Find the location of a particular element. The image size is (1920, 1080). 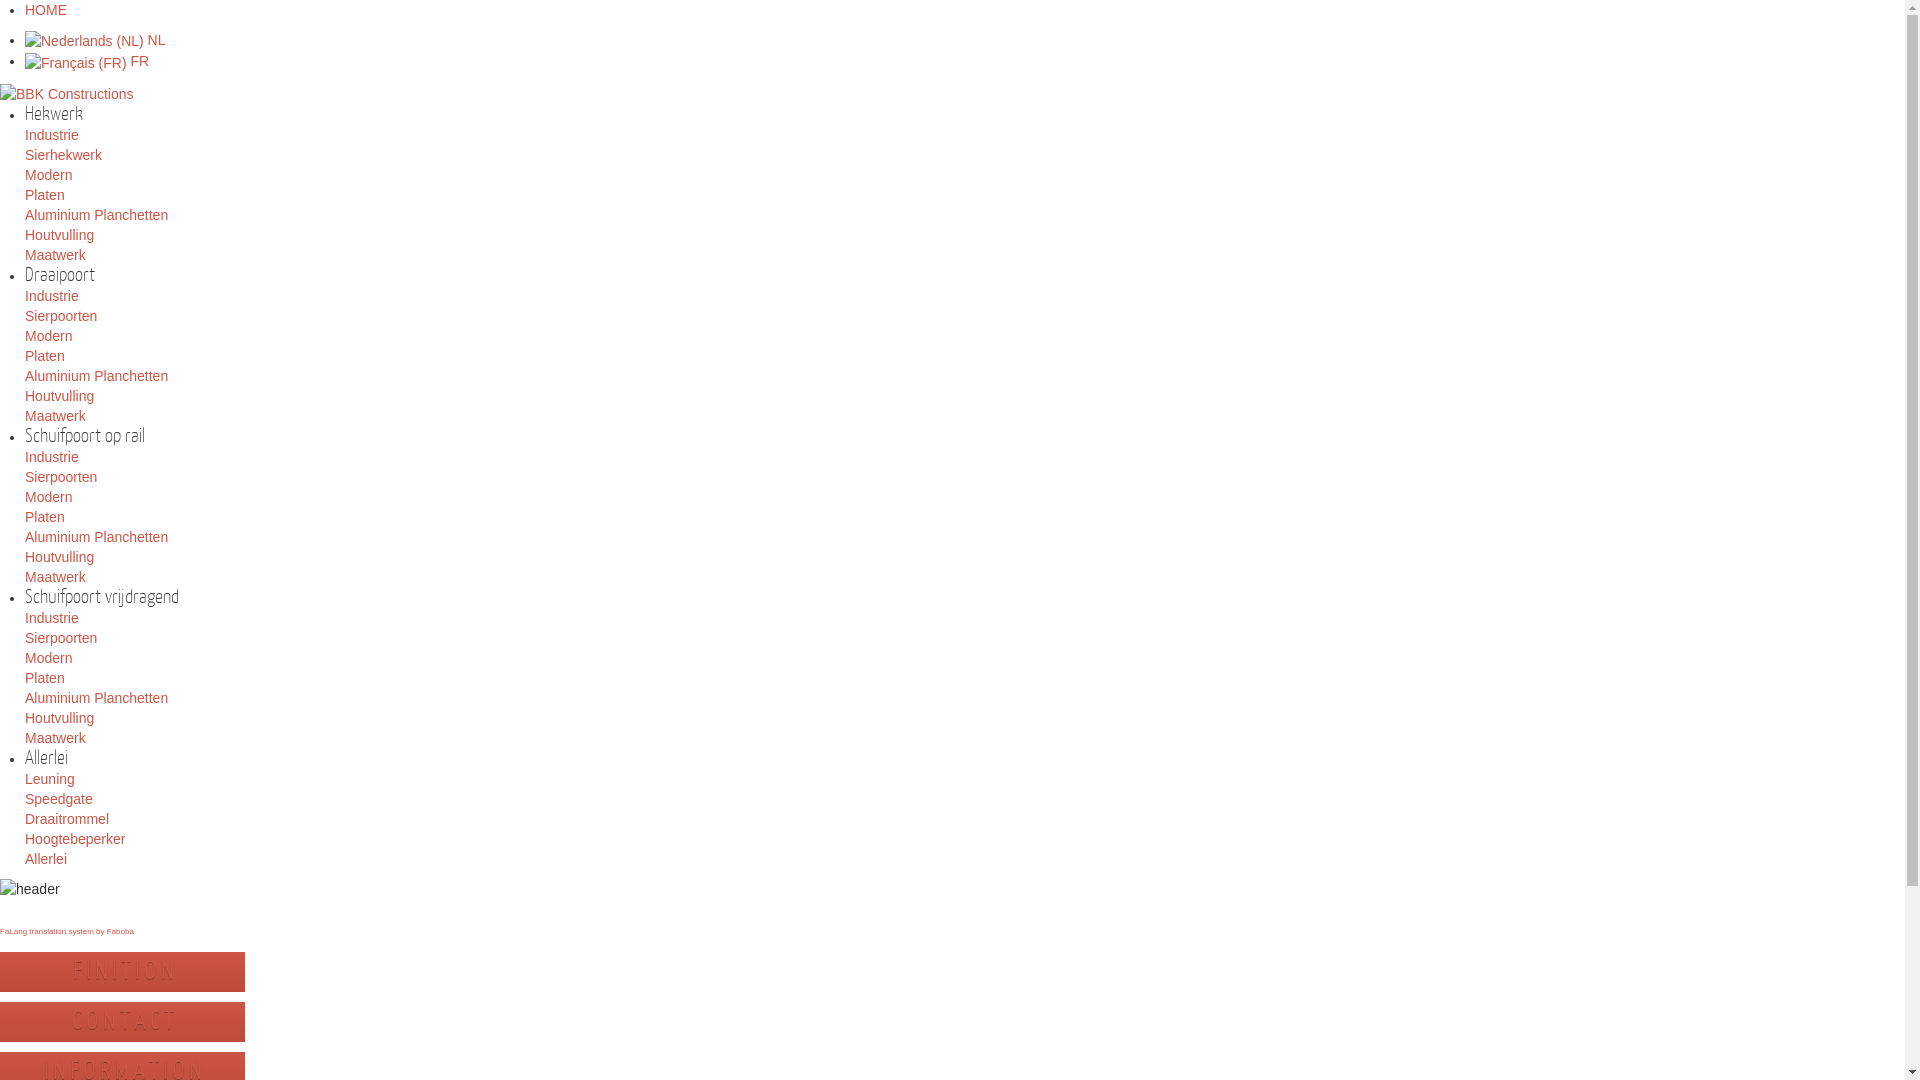

'Draaitrommel' is located at coordinates (67, 818).